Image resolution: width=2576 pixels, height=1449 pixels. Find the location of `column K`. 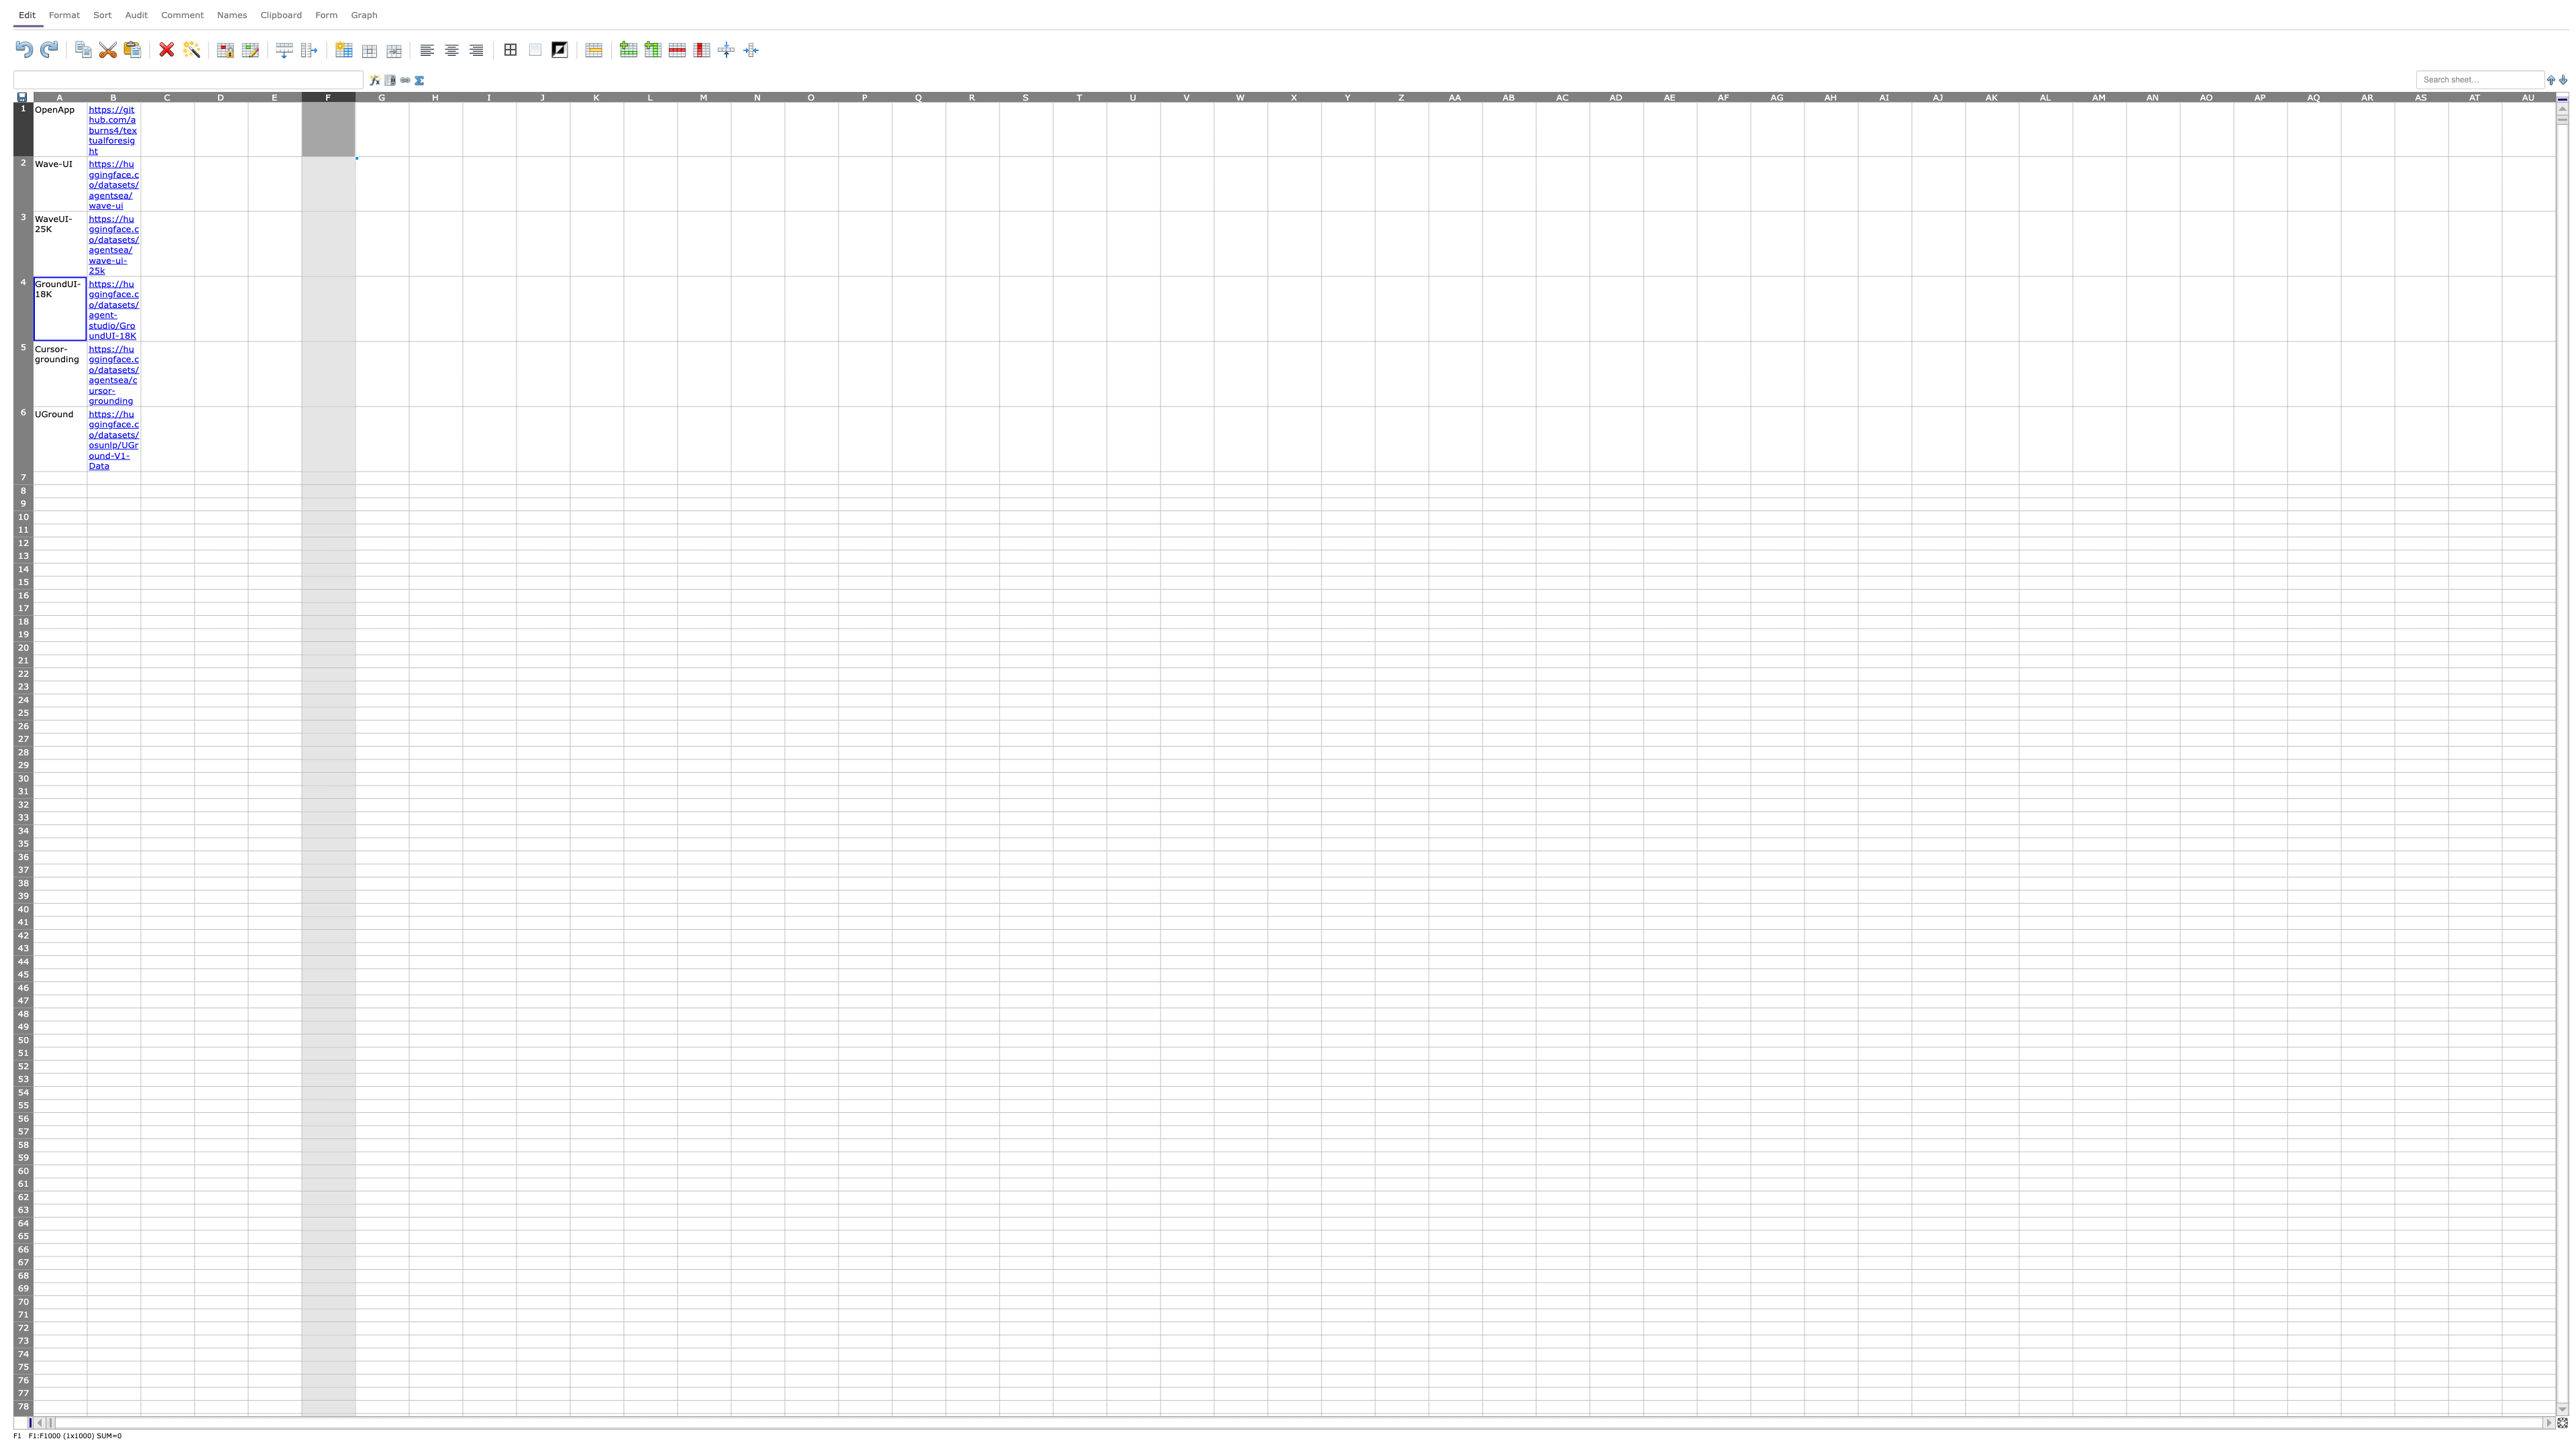

column K is located at coordinates (596, 95).